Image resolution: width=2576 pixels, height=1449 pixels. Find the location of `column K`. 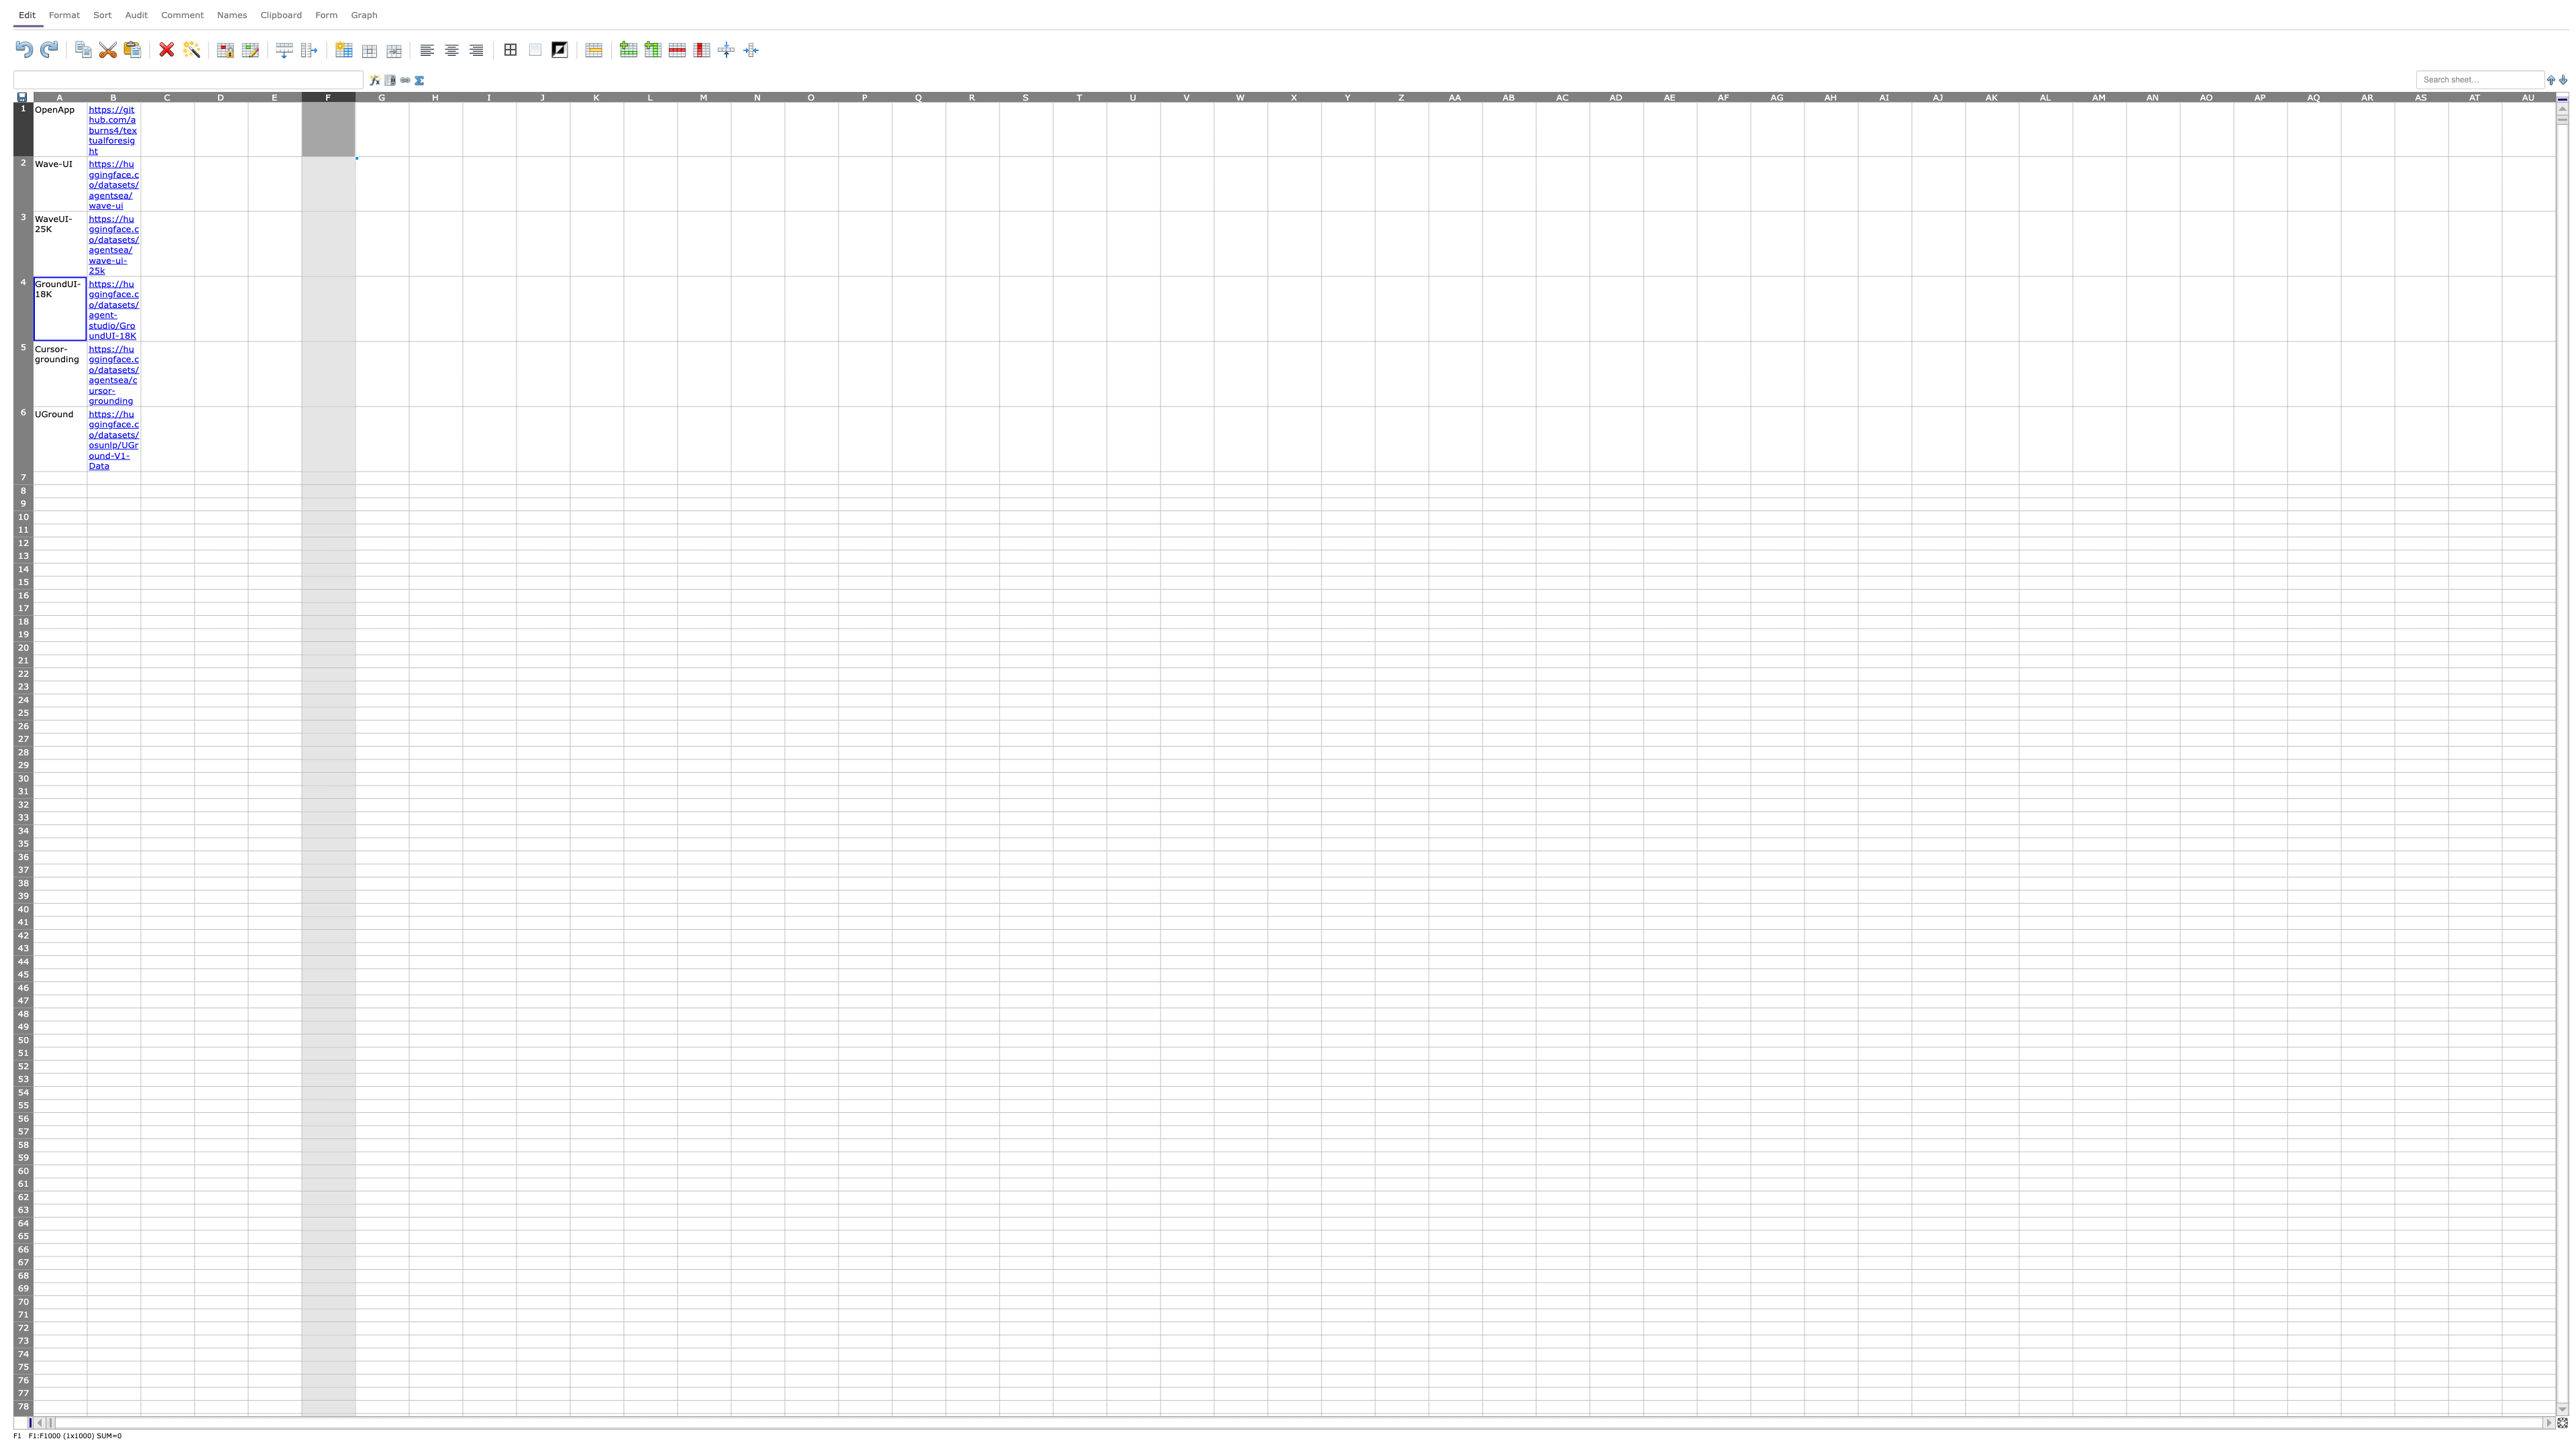

column K is located at coordinates (596, 95).